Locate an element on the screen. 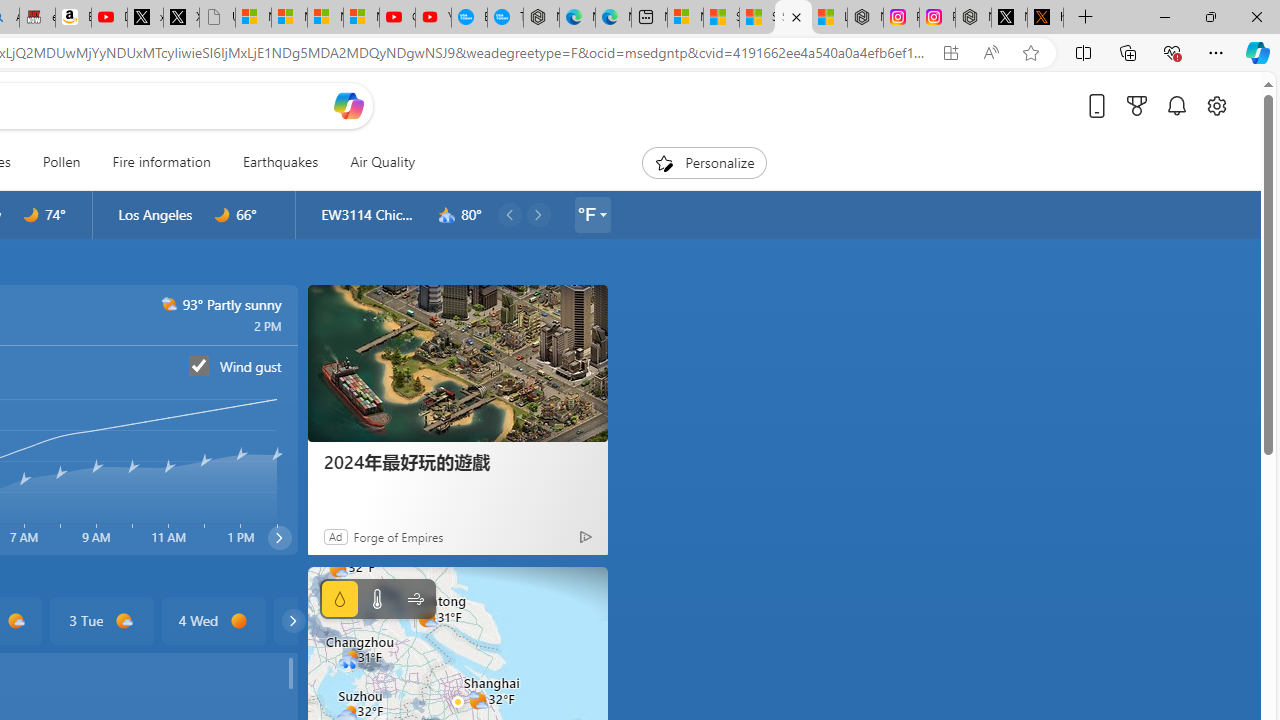 The height and width of the screenshot is (720, 1280). 'Notifications' is located at coordinates (1176, 105).